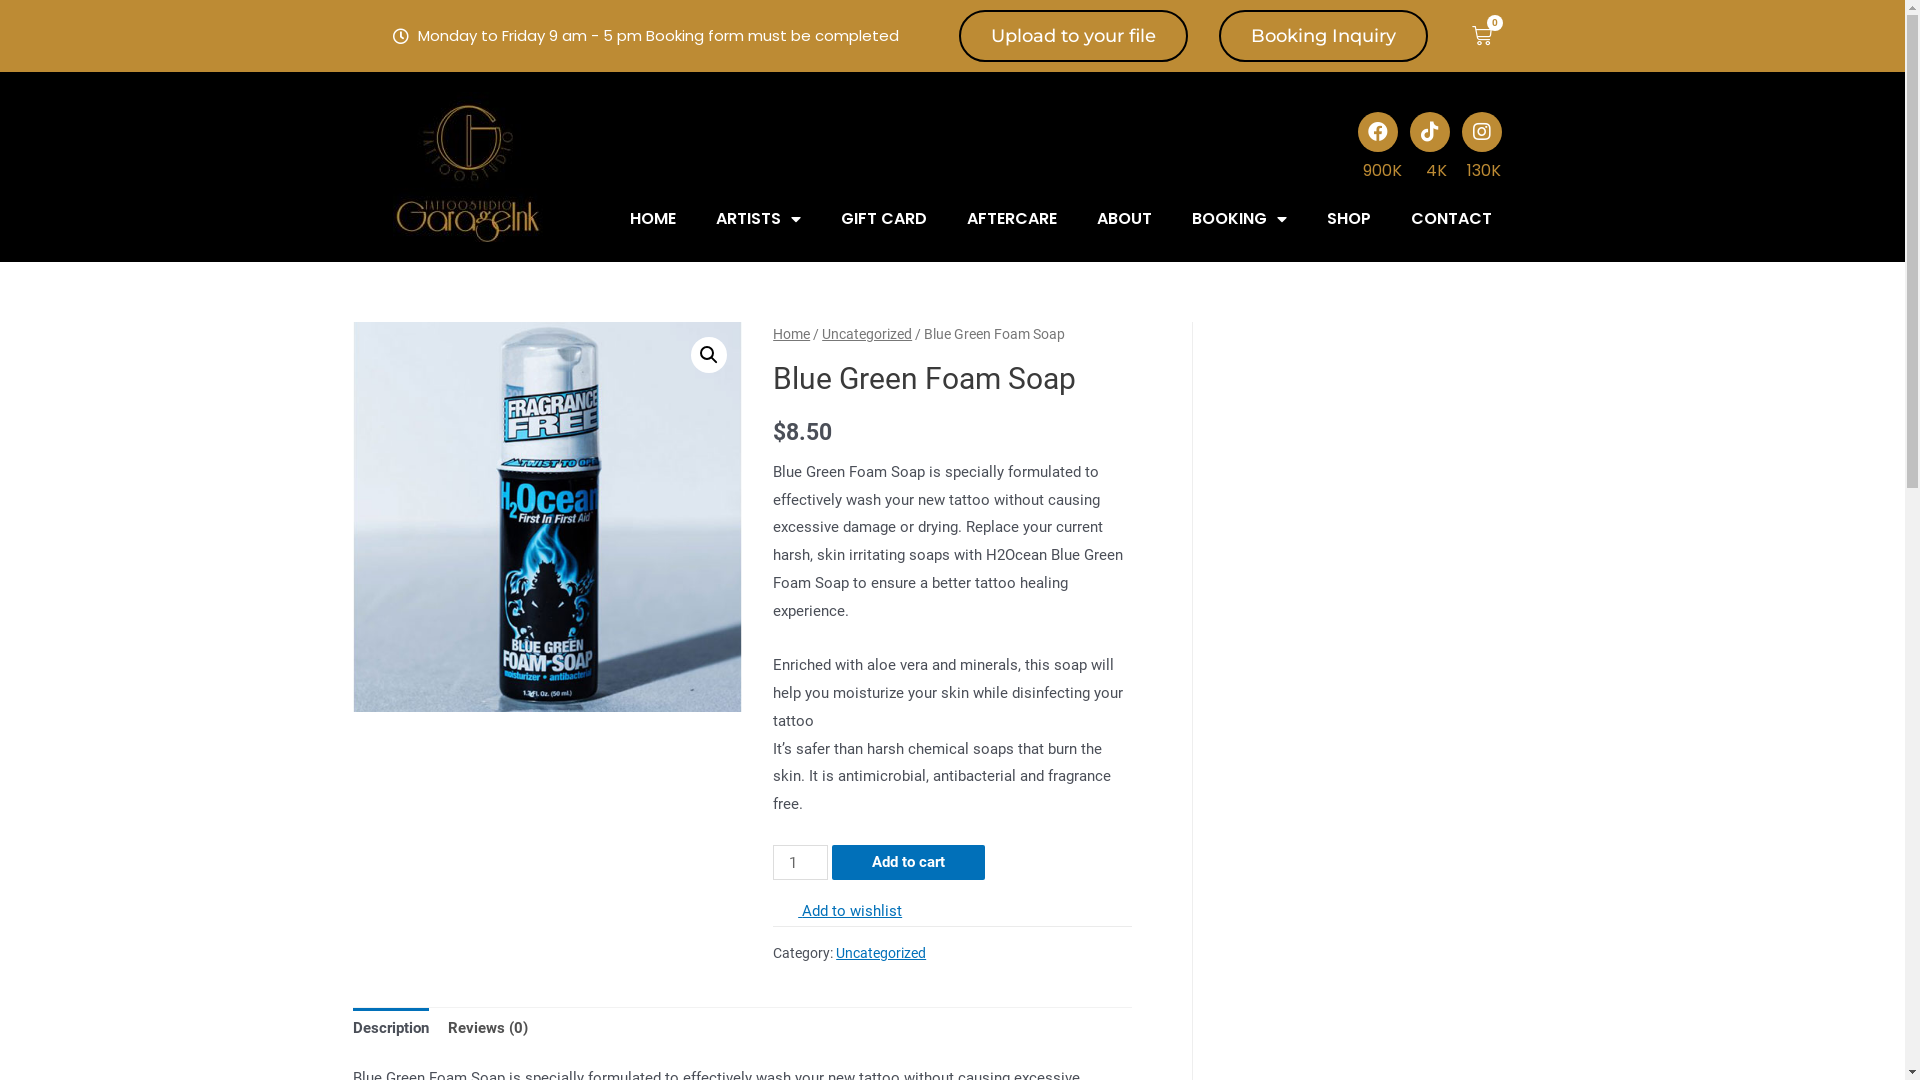  Describe the element at coordinates (821, 333) in the screenshot. I see `'Uncategorized'` at that location.